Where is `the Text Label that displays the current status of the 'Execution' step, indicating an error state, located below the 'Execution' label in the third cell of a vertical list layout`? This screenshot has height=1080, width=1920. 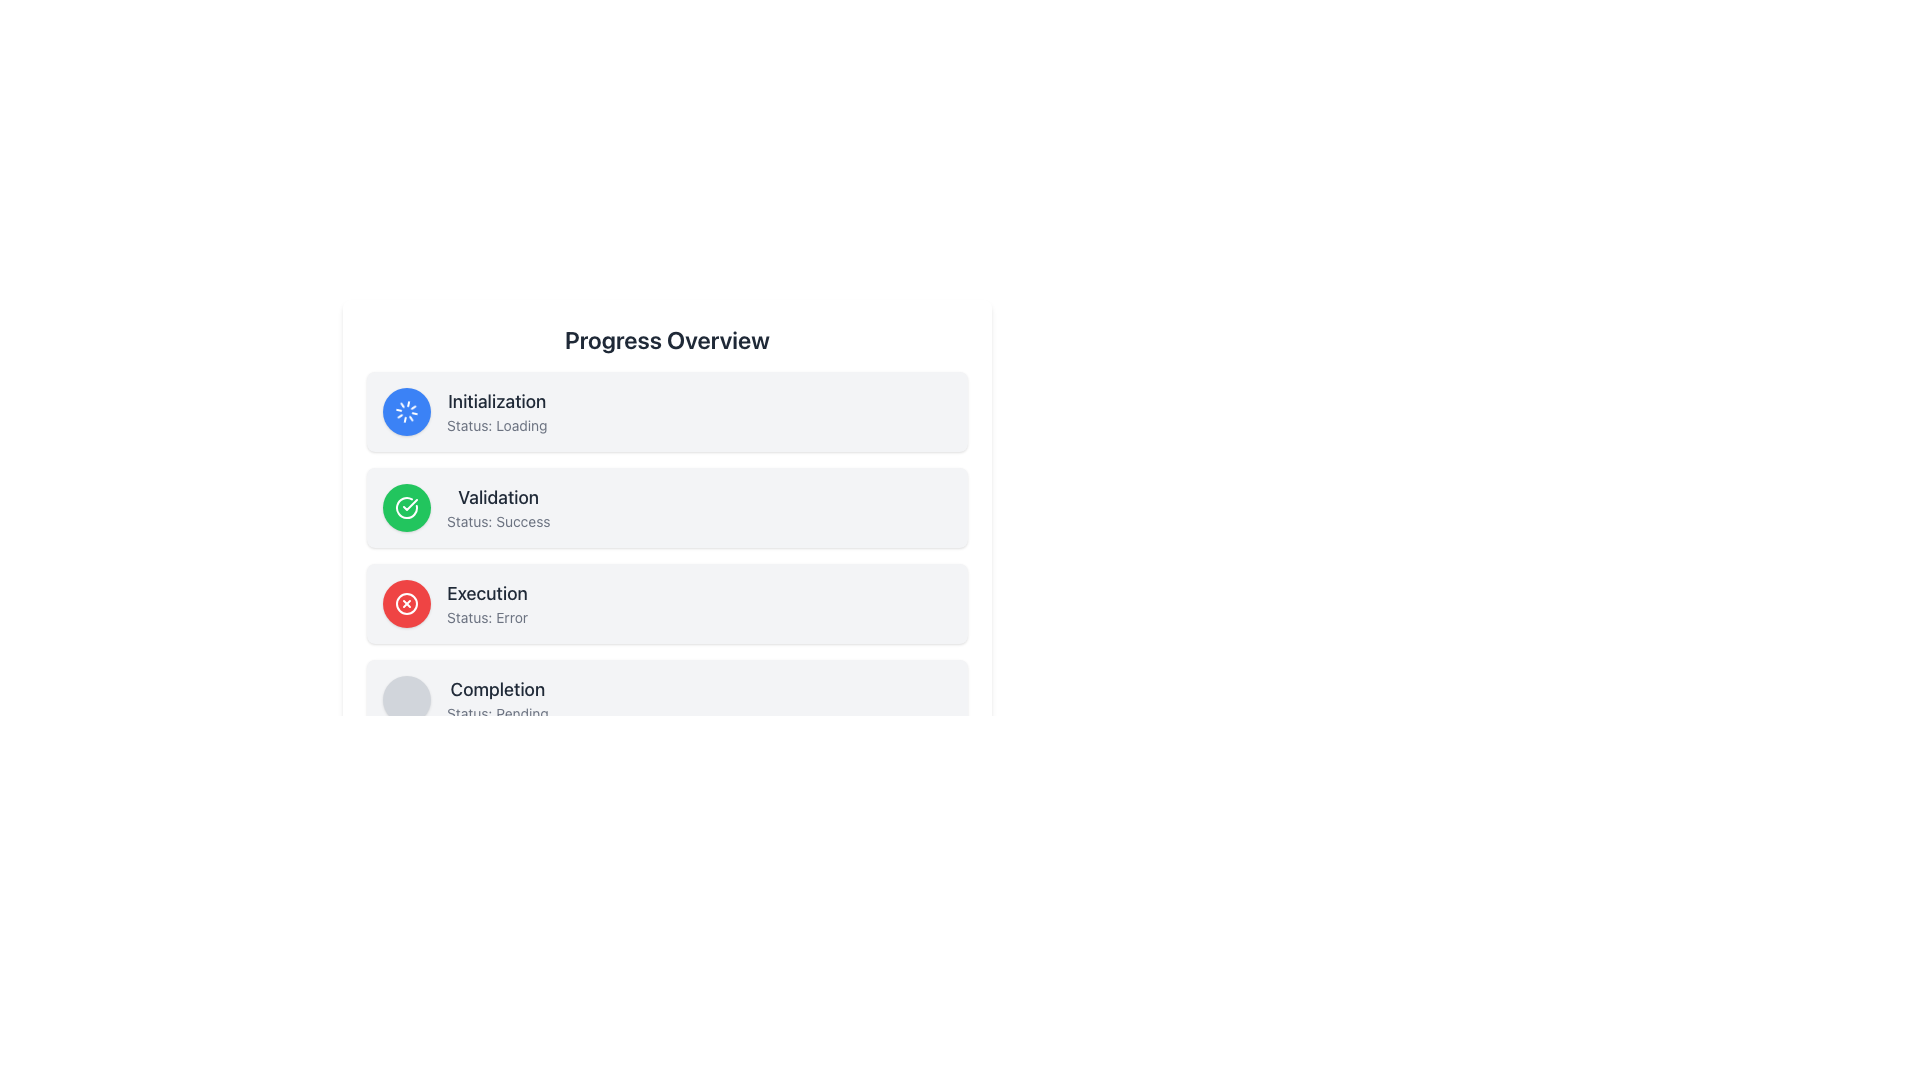
the Text Label that displays the current status of the 'Execution' step, indicating an error state, located below the 'Execution' label in the third cell of a vertical list layout is located at coordinates (487, 616).